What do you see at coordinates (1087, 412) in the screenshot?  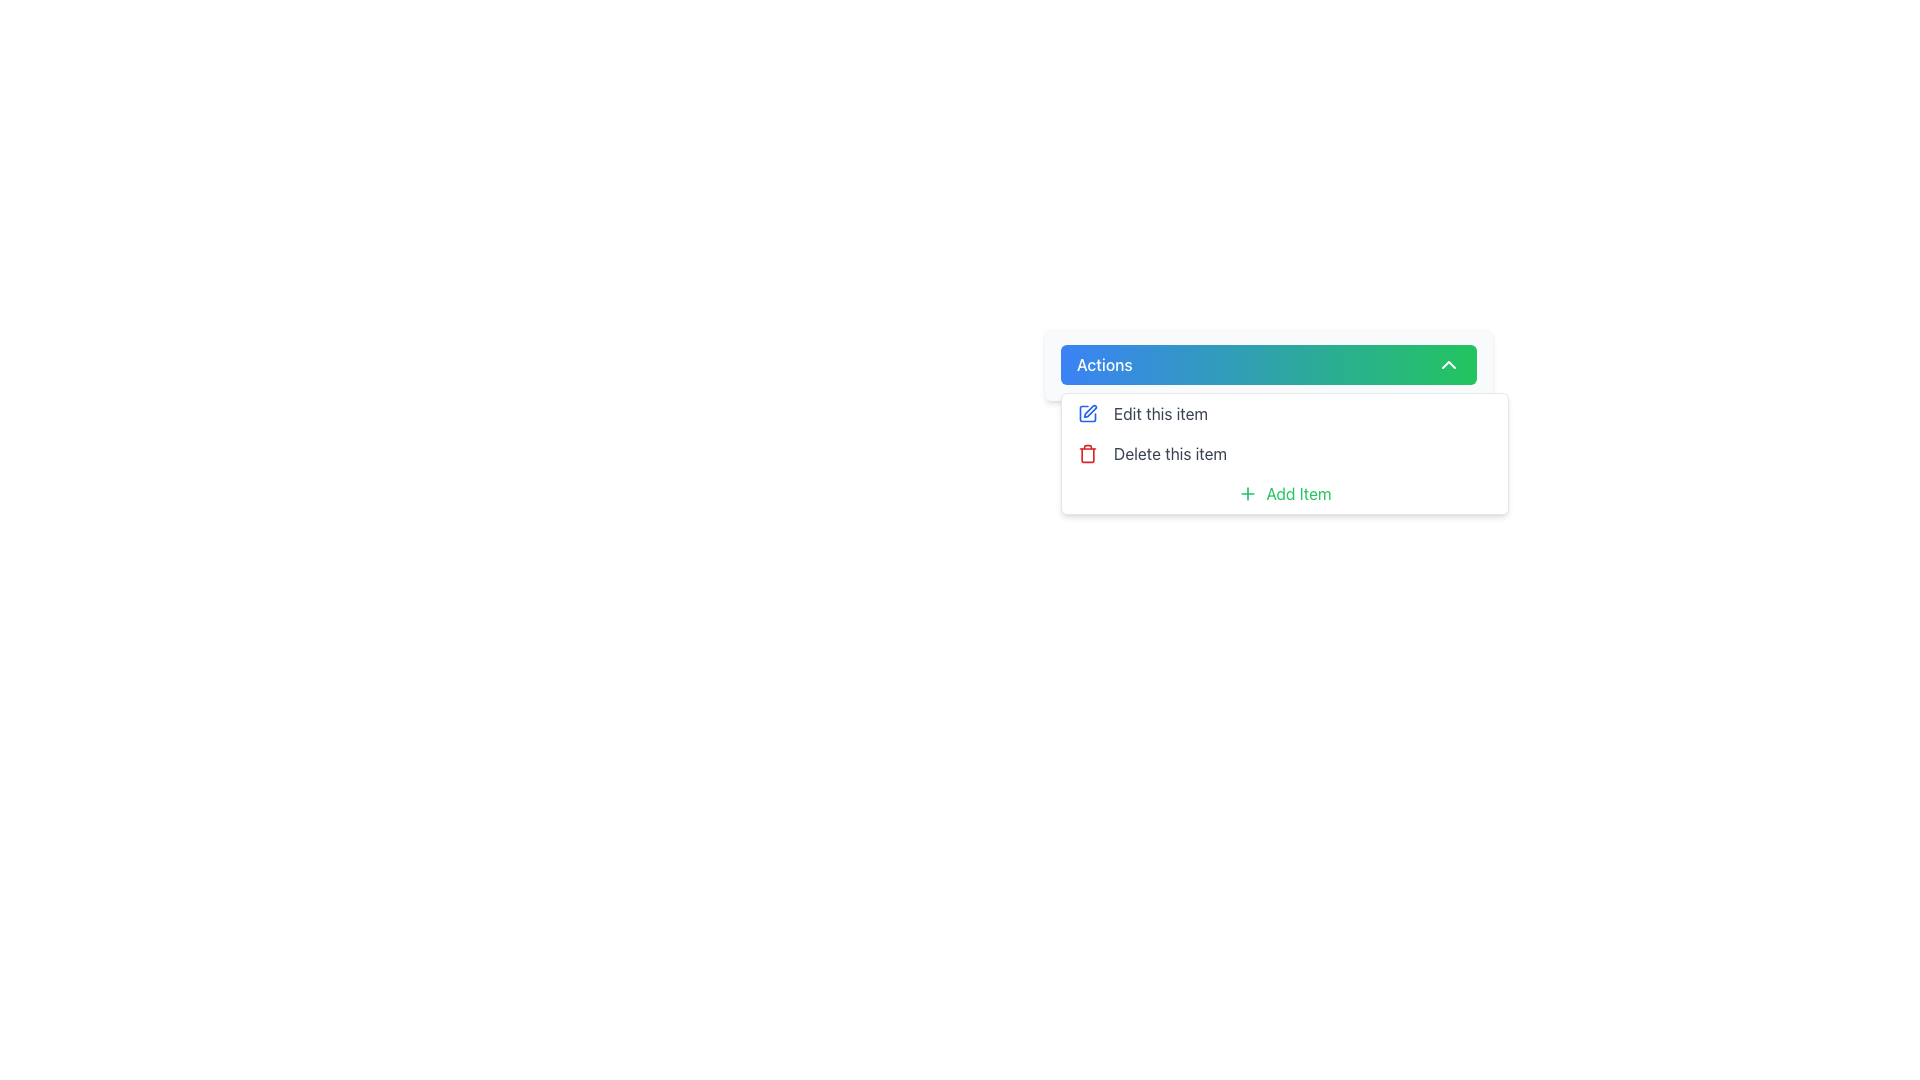 I see `the blue square icon with a pen symbol located to the left of the 'Edit this item' text within the dropdown menu under the 'Actions' button` at bounding box center [1087, 412].